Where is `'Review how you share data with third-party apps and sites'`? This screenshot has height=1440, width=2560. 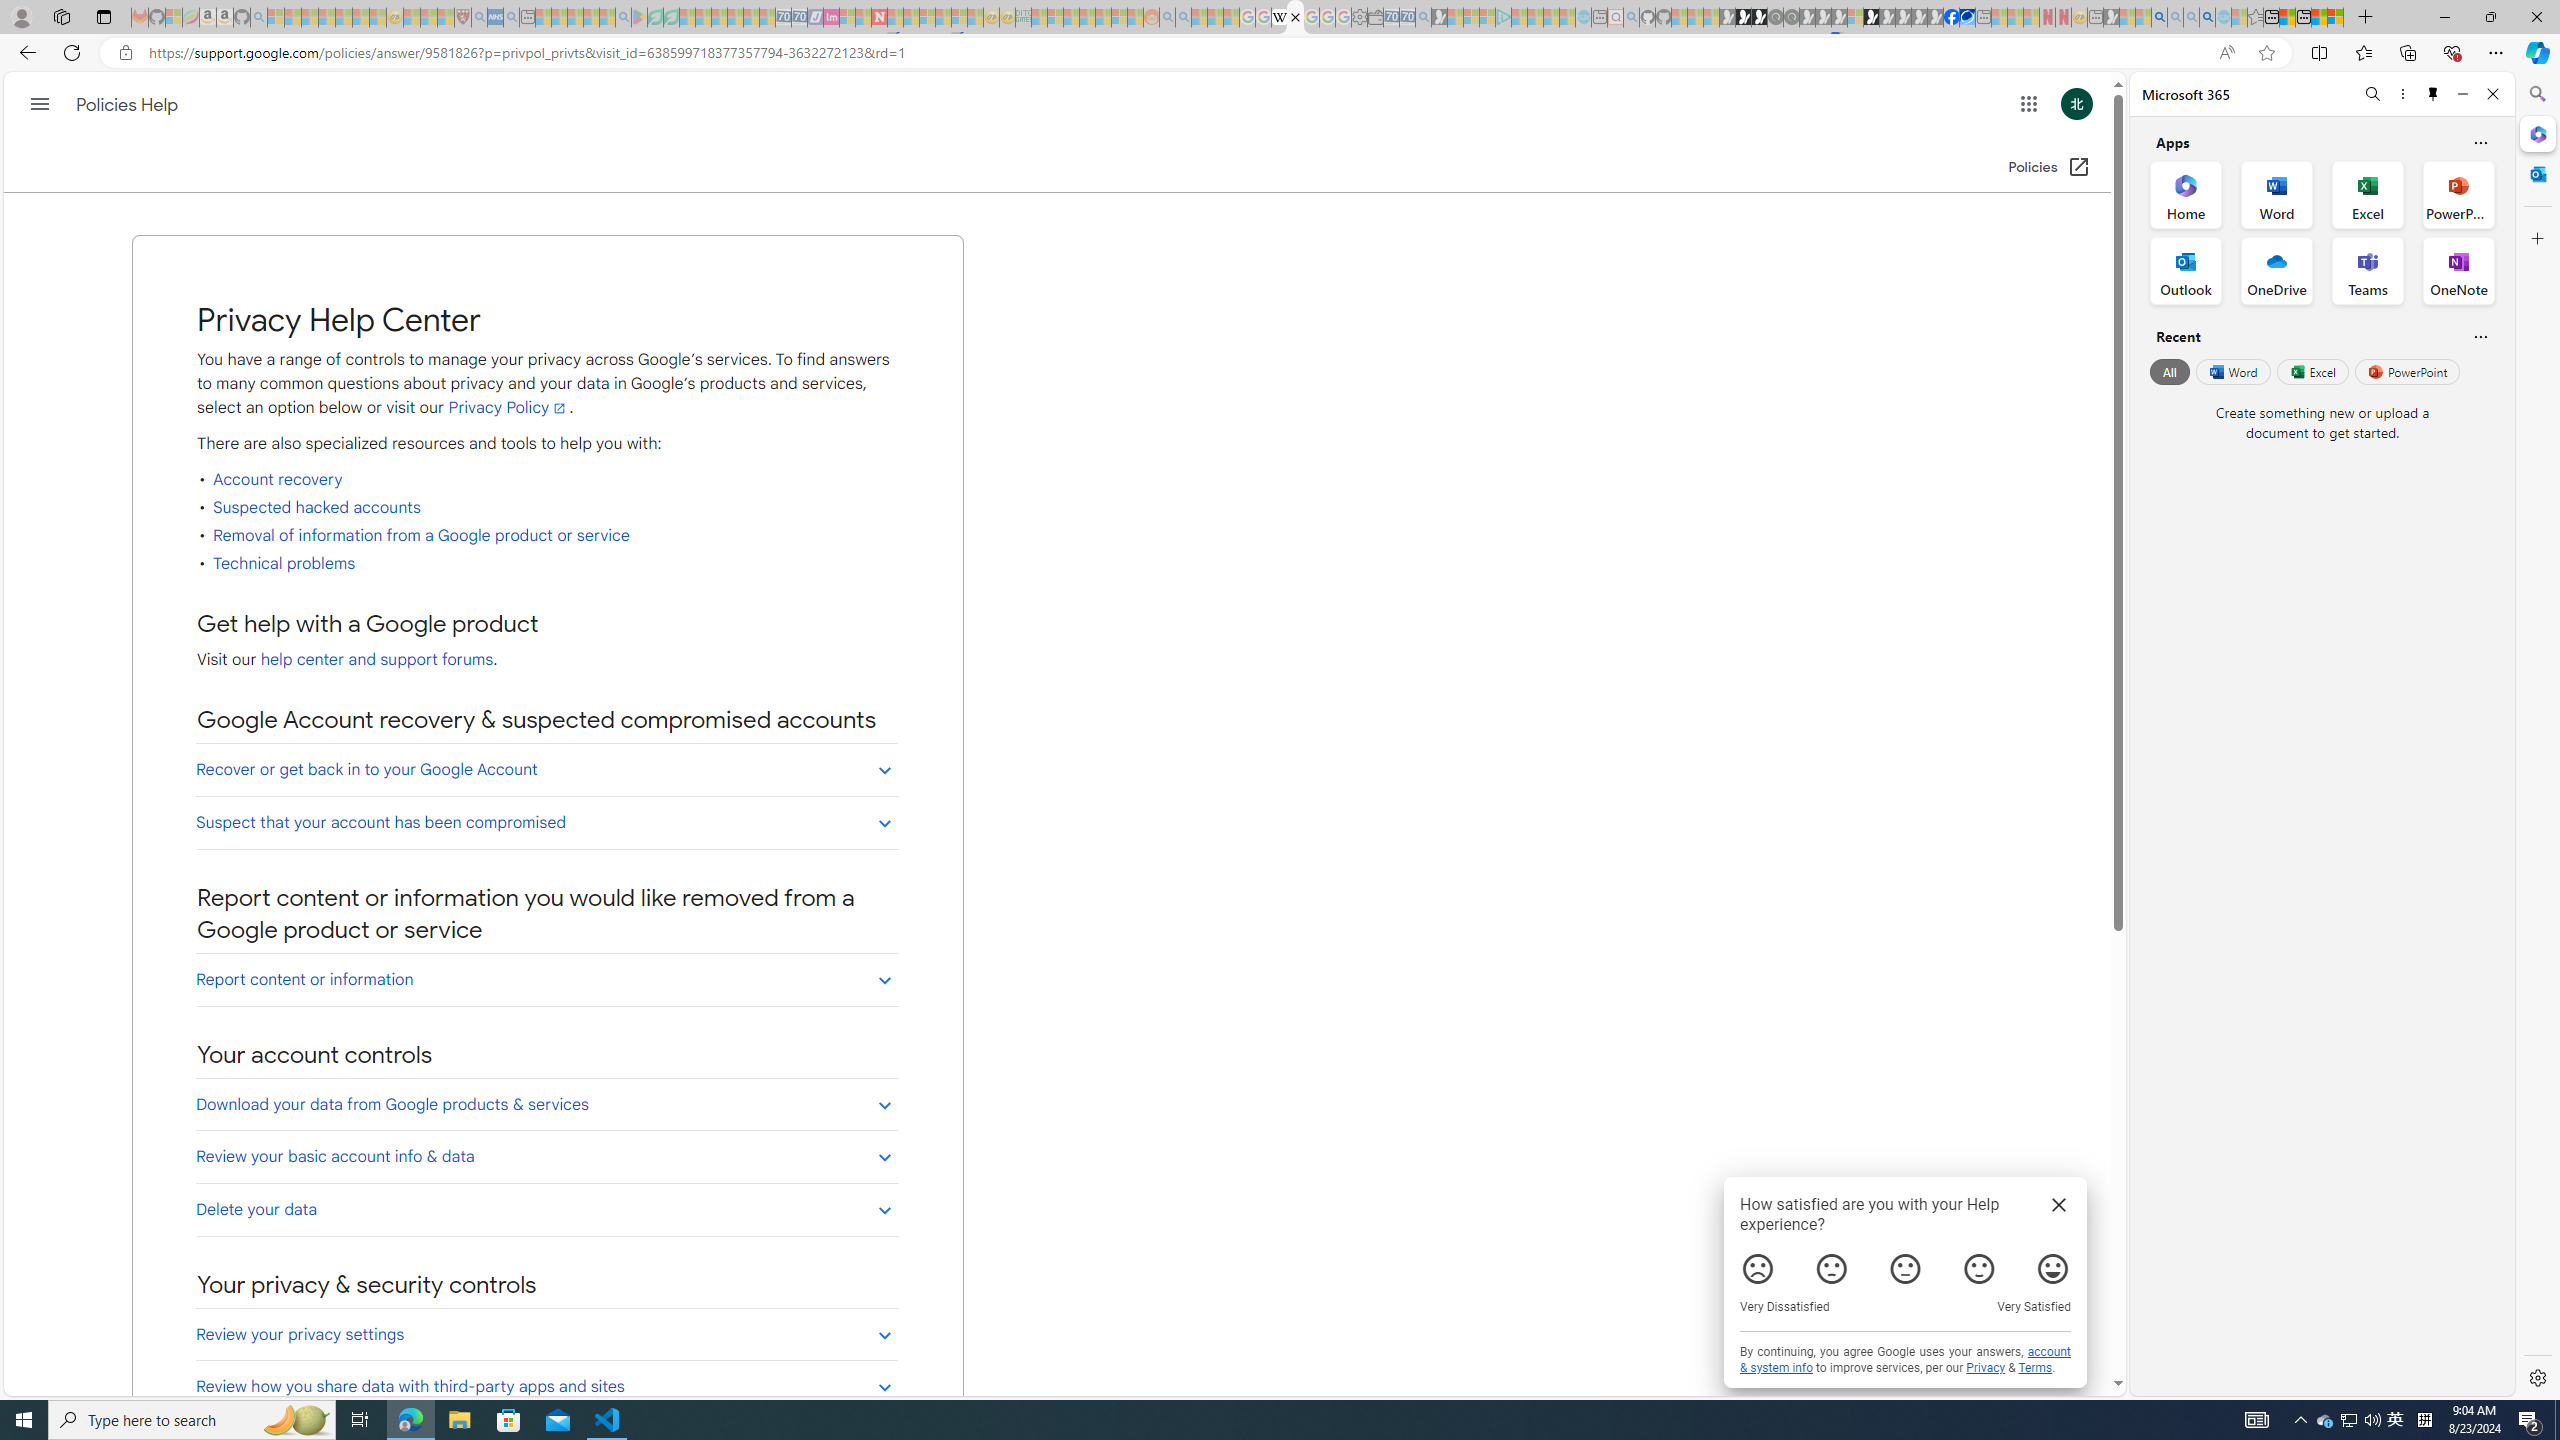 'Review how you share data with third-party apps and sites' is located at coordinates (546, 1386).